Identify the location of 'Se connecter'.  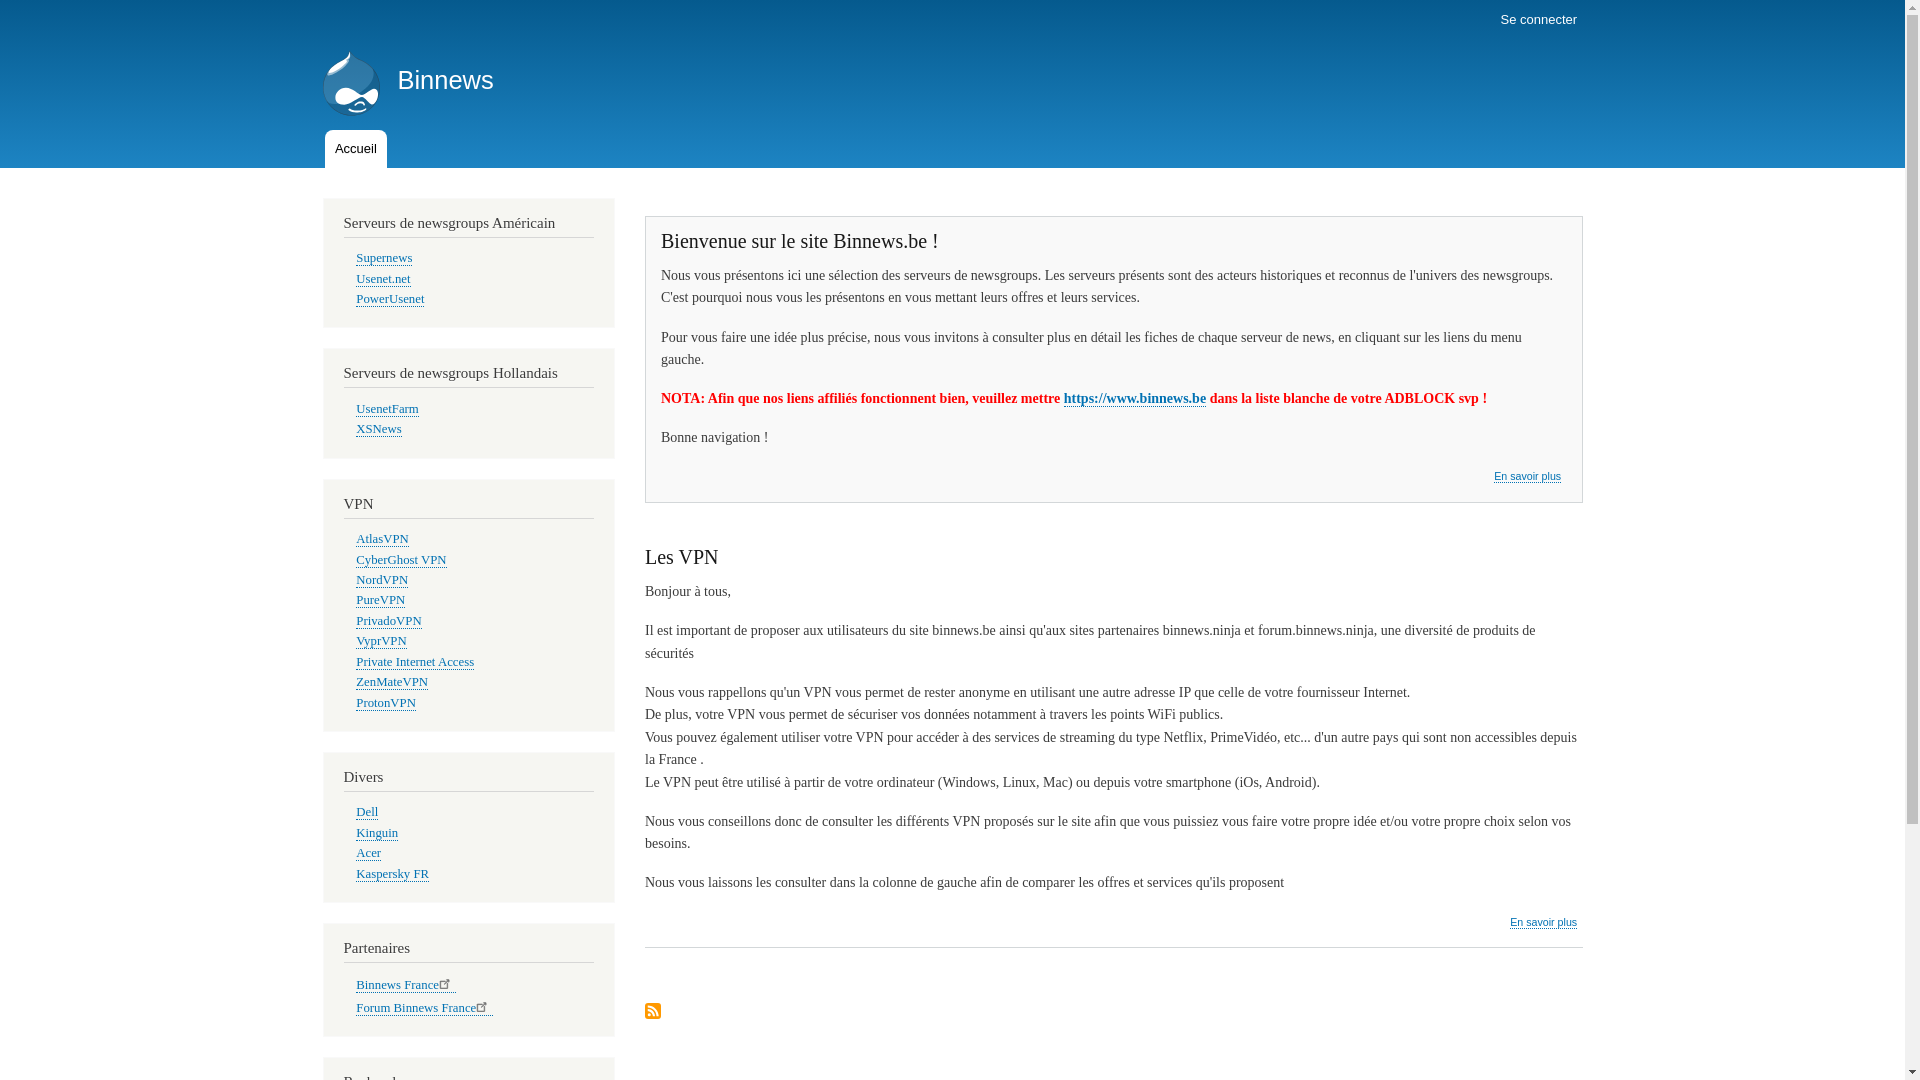
(1537, 19).